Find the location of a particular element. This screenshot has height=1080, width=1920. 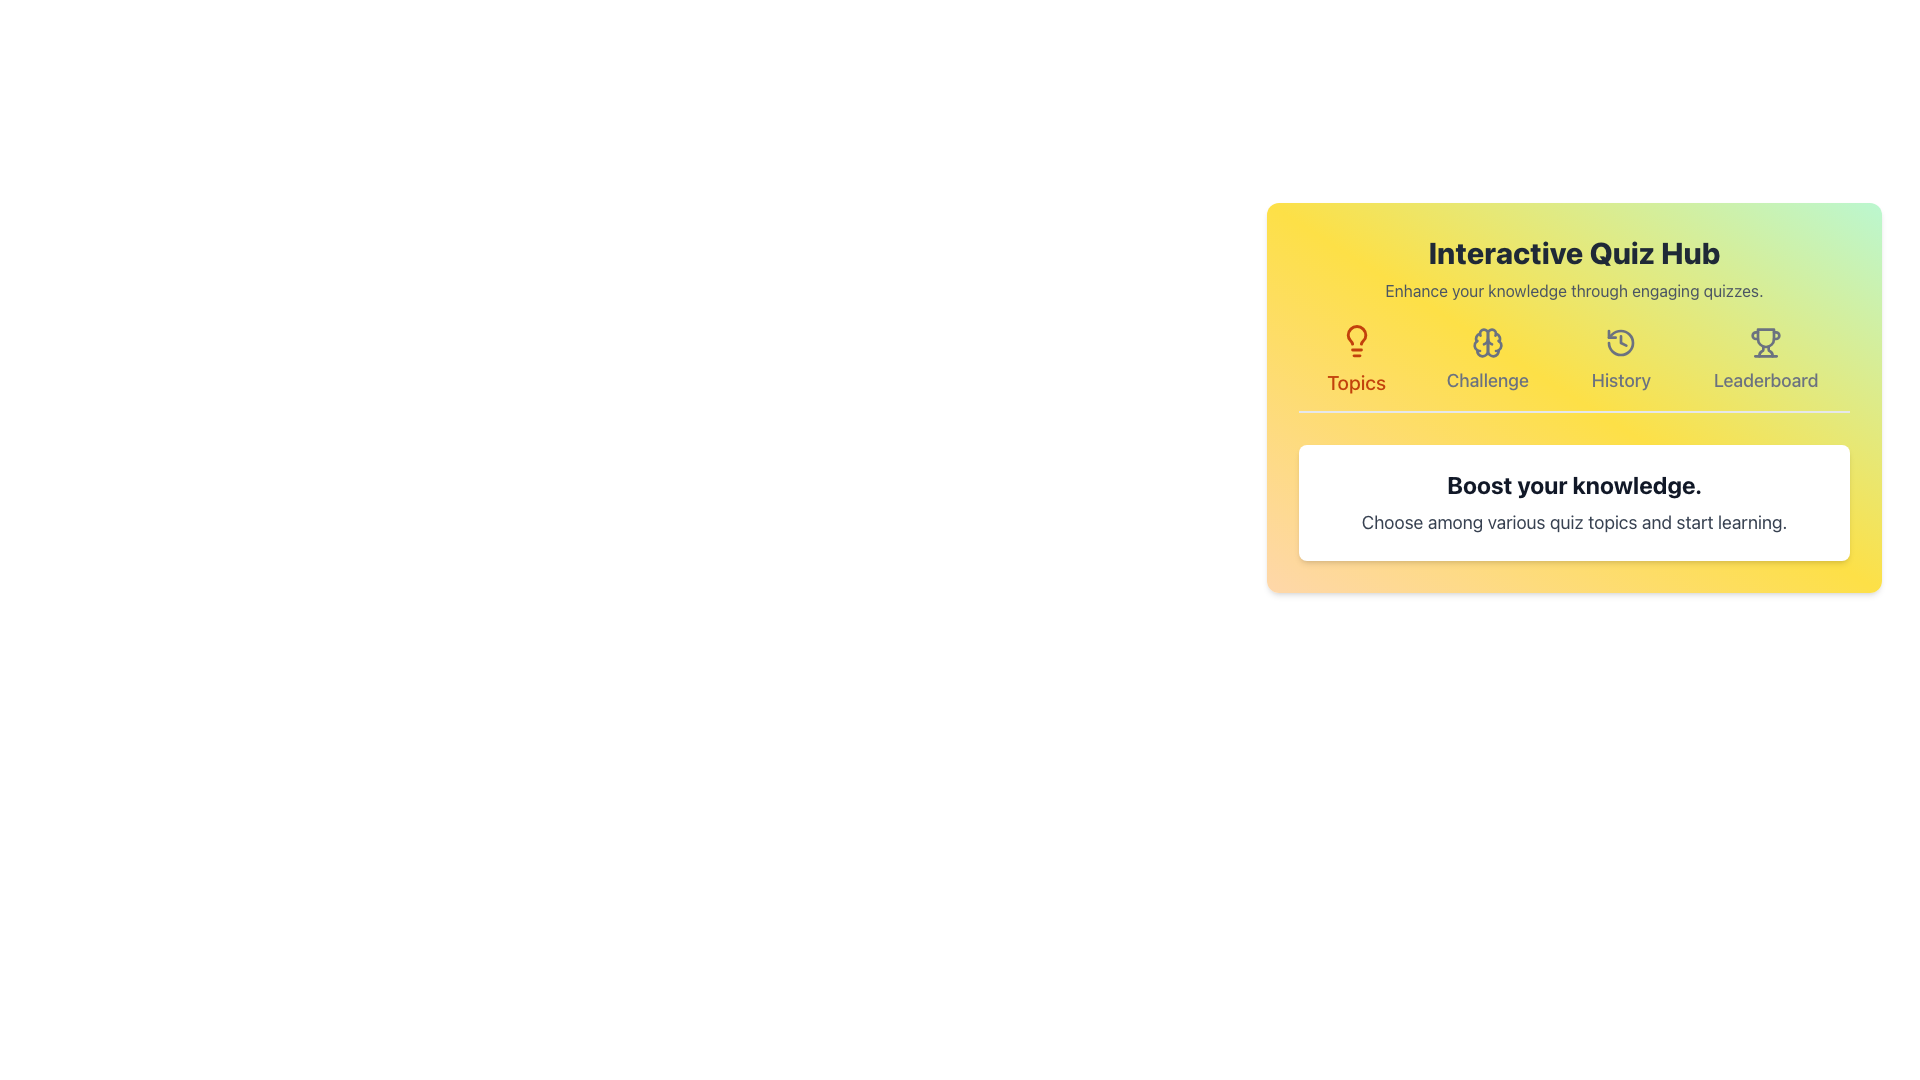

the 'Leaderboard' button, which features a trophy icon above the text in gray color, positioned as the rightmost element among similar buttons for navigation is located at coordinates (1766, 361).